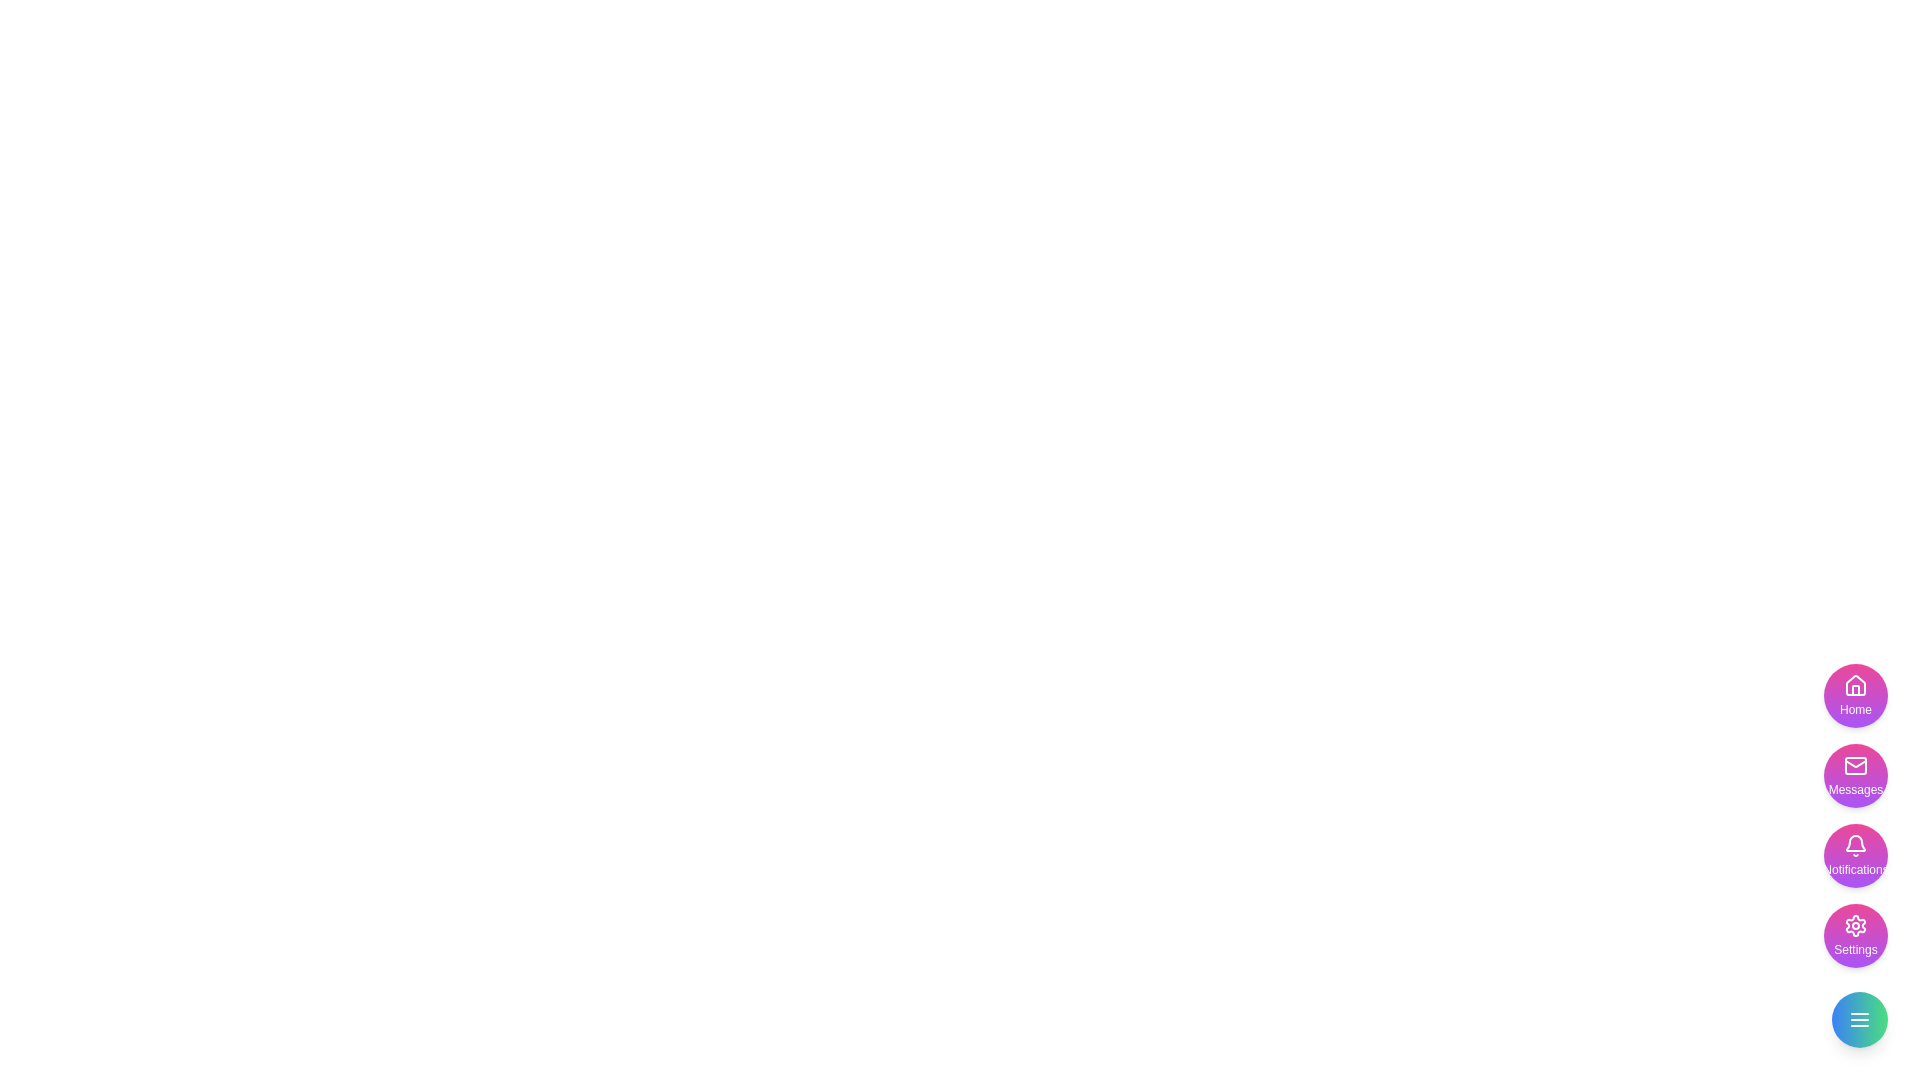  What do you see at coordinates (1855, 774) in the screenshot?
I see `the circular button labeled 'Messages' with a gradient color scheme from purple to pink` at bounding box center [1855, 774].